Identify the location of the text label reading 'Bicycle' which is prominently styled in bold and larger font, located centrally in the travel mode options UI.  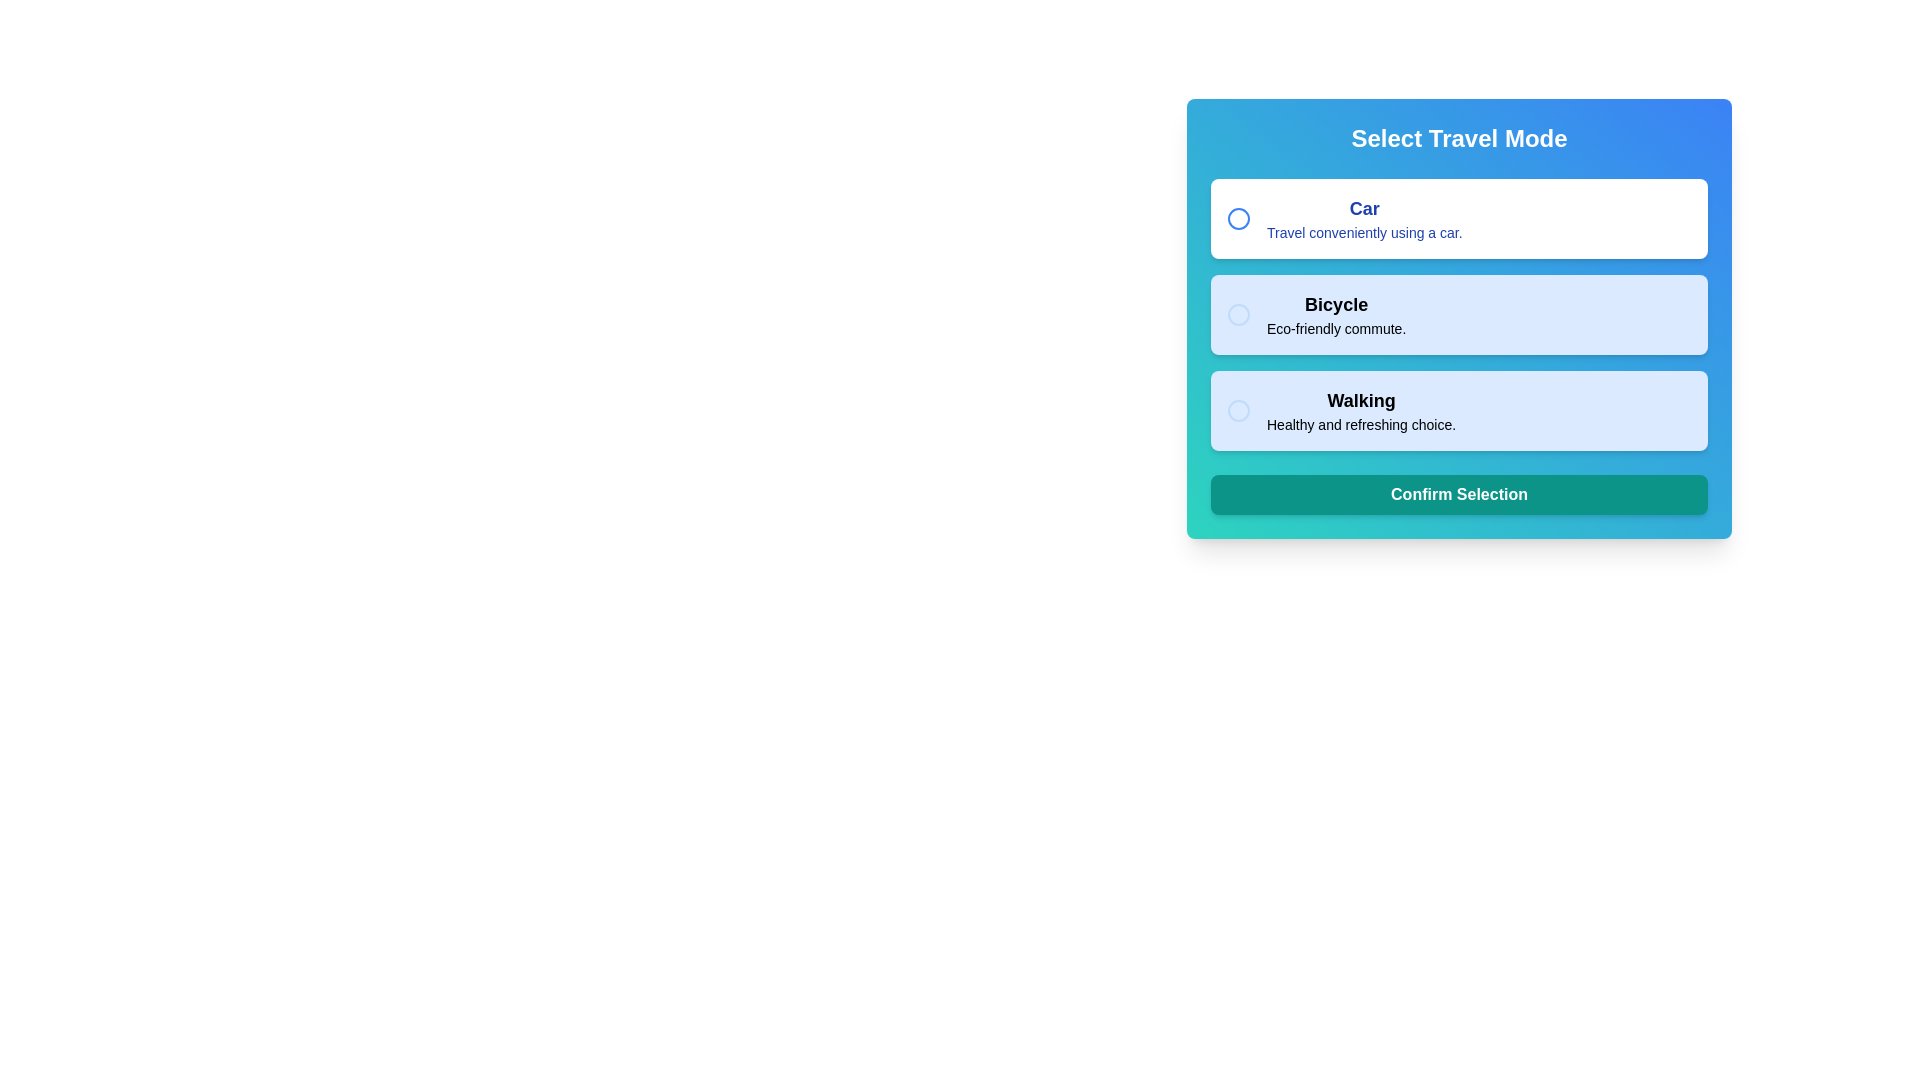
(1336, 304).